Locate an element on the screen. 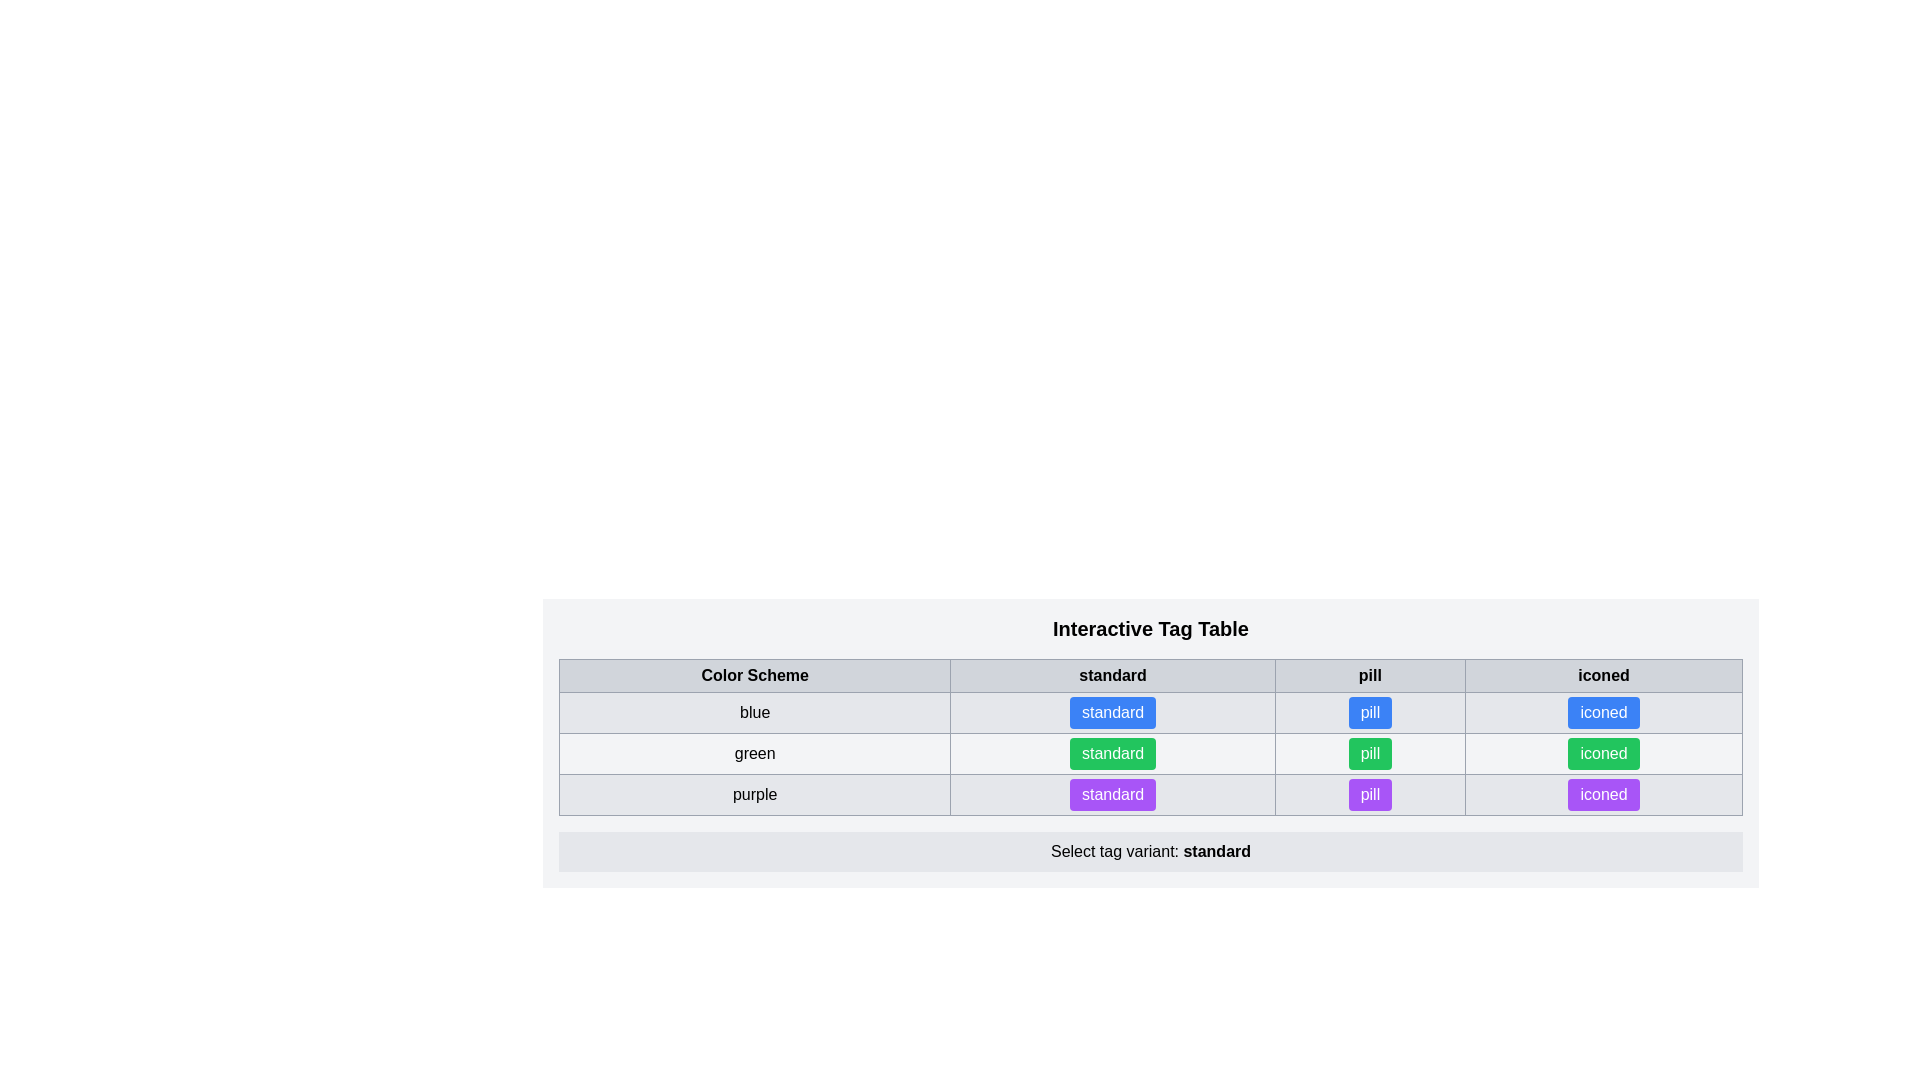 This screenshot has width=1920, height=1080. the button labeled 'iconed' with a purple background located in the bottom-right cell of the 'Interactive Tag Table' is located at coordinates (1603, 793).